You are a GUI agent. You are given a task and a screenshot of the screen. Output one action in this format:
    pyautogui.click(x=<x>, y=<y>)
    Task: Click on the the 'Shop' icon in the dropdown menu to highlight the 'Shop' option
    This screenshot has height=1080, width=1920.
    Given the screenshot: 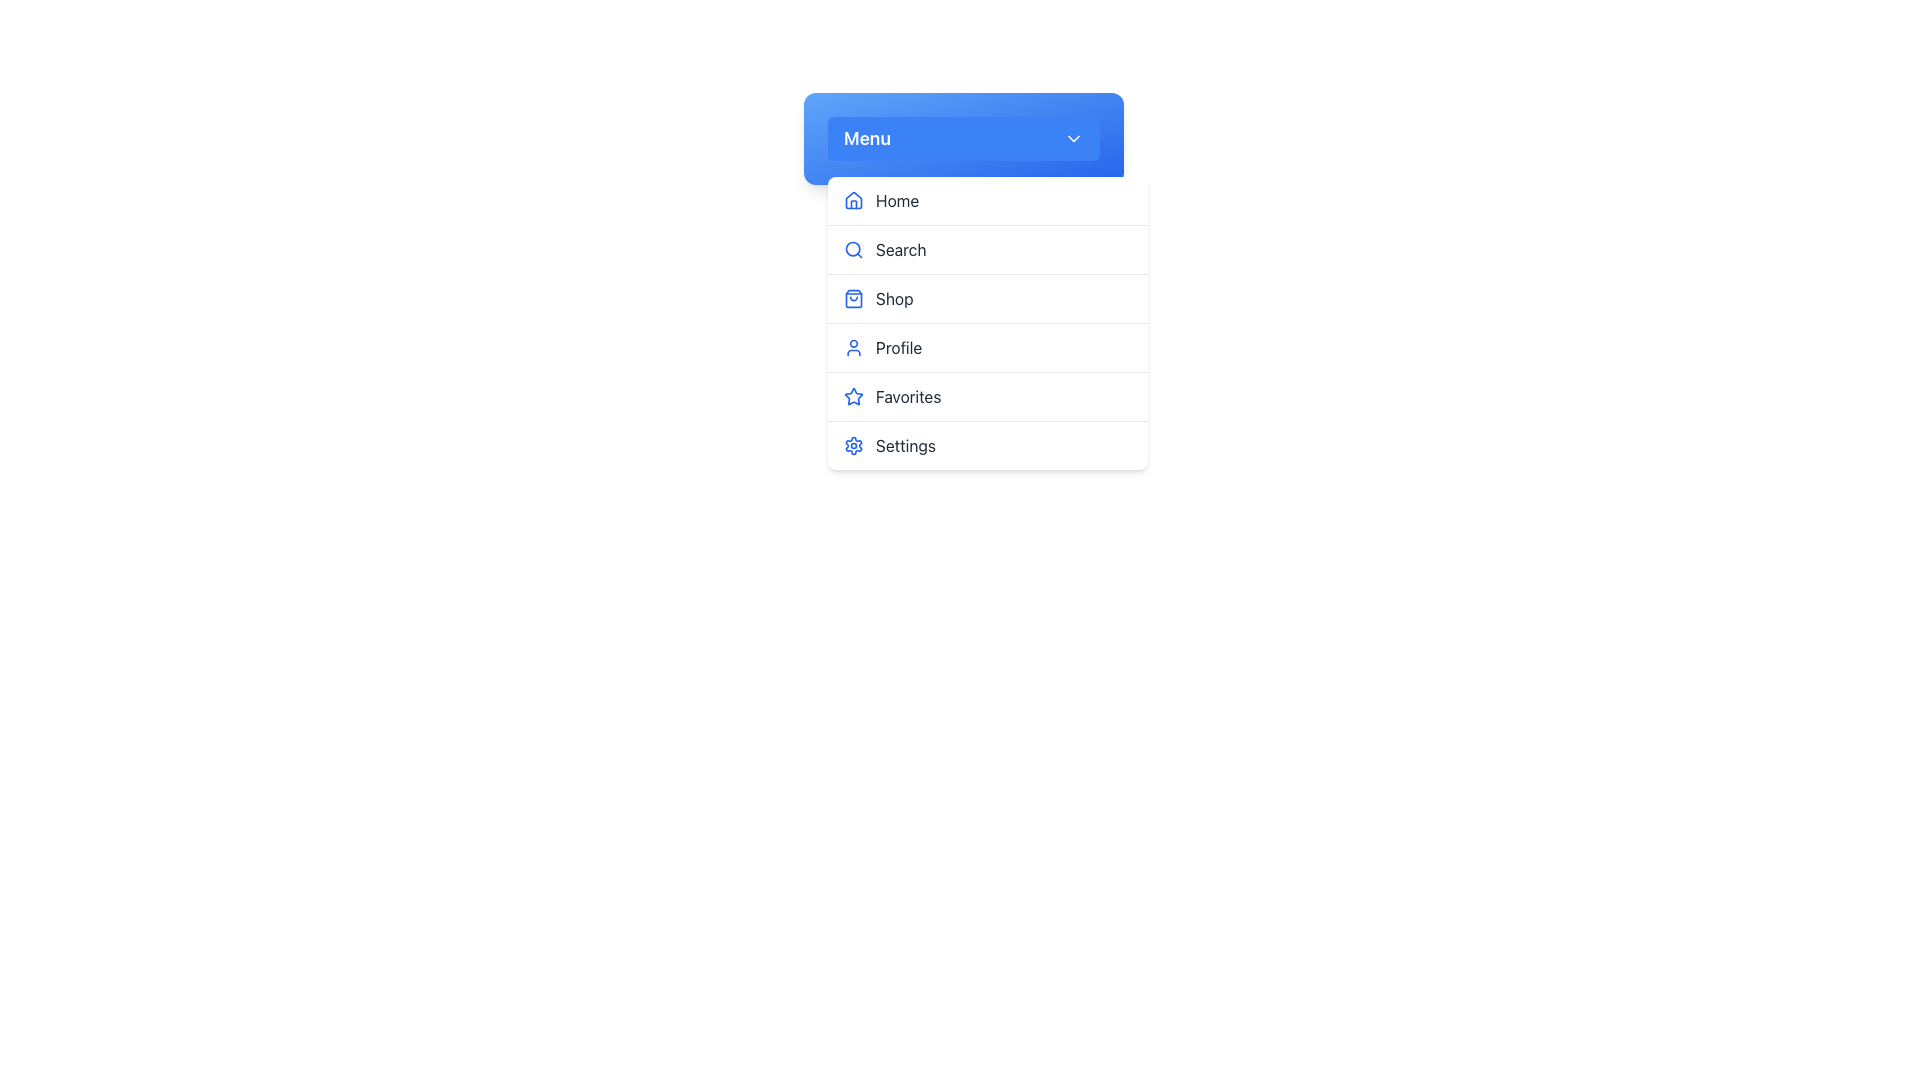 What is the action you would take?
    pyautogui.click(x=854, y=299)
    